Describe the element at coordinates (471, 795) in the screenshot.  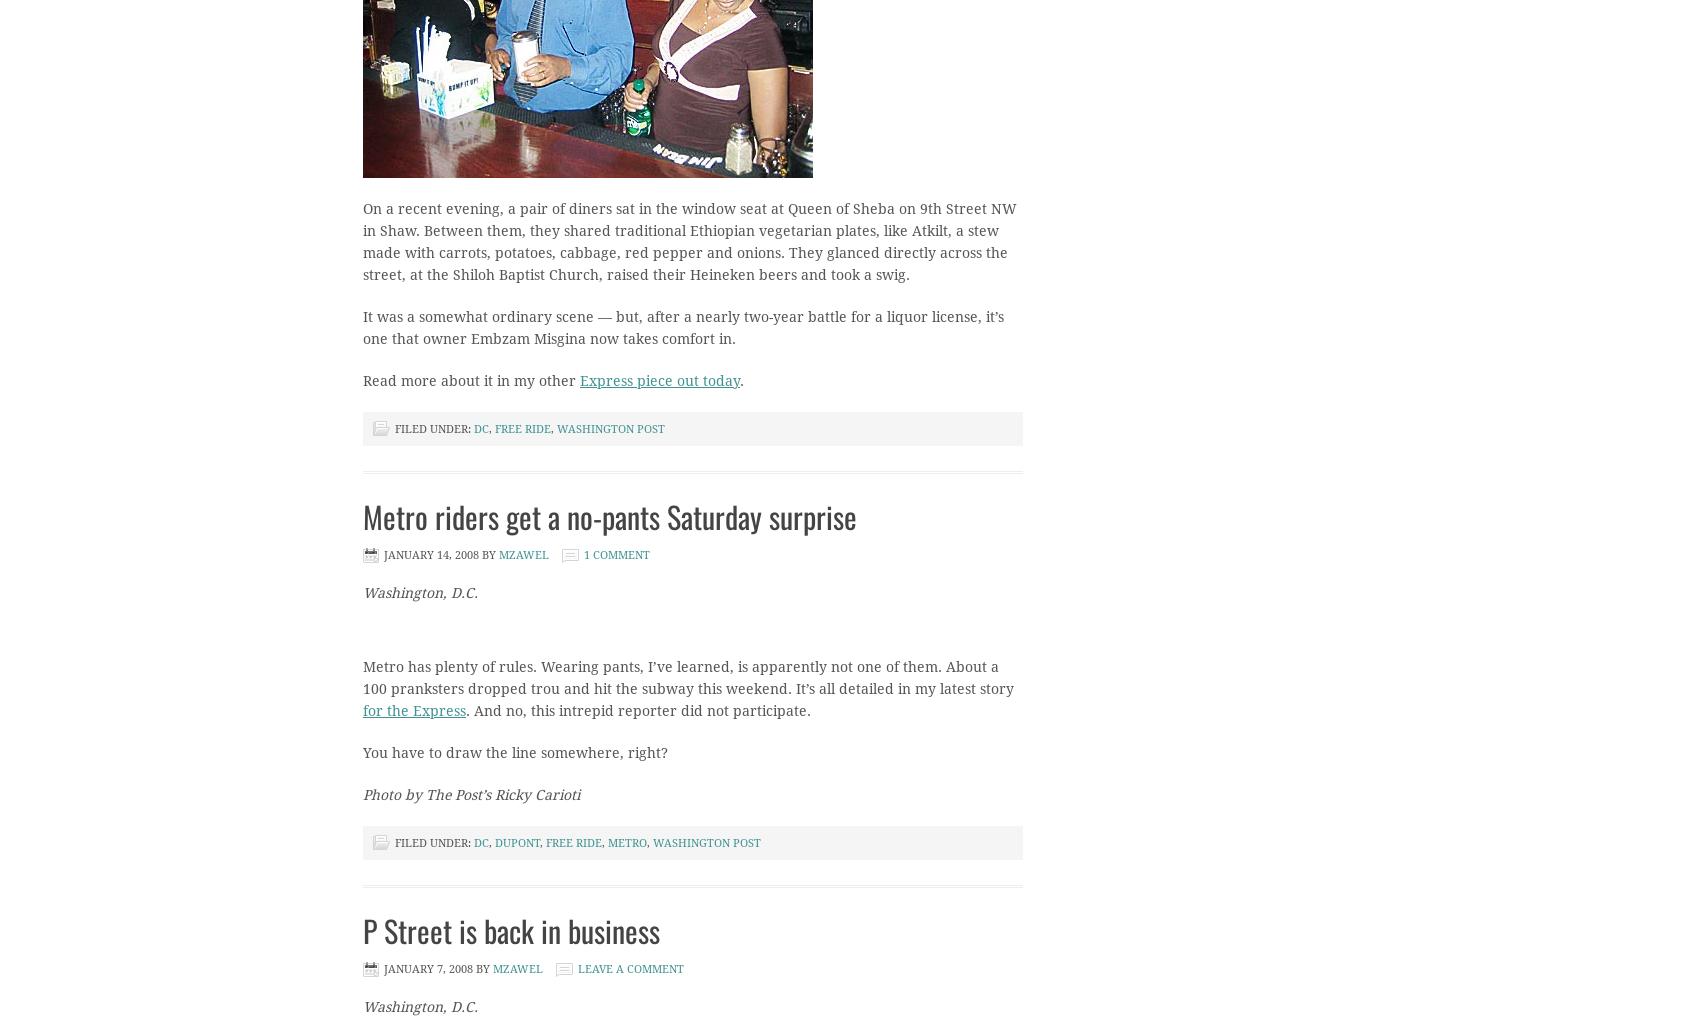
I see `'Photo by The Post’s Ricky Carioti'` at that location.